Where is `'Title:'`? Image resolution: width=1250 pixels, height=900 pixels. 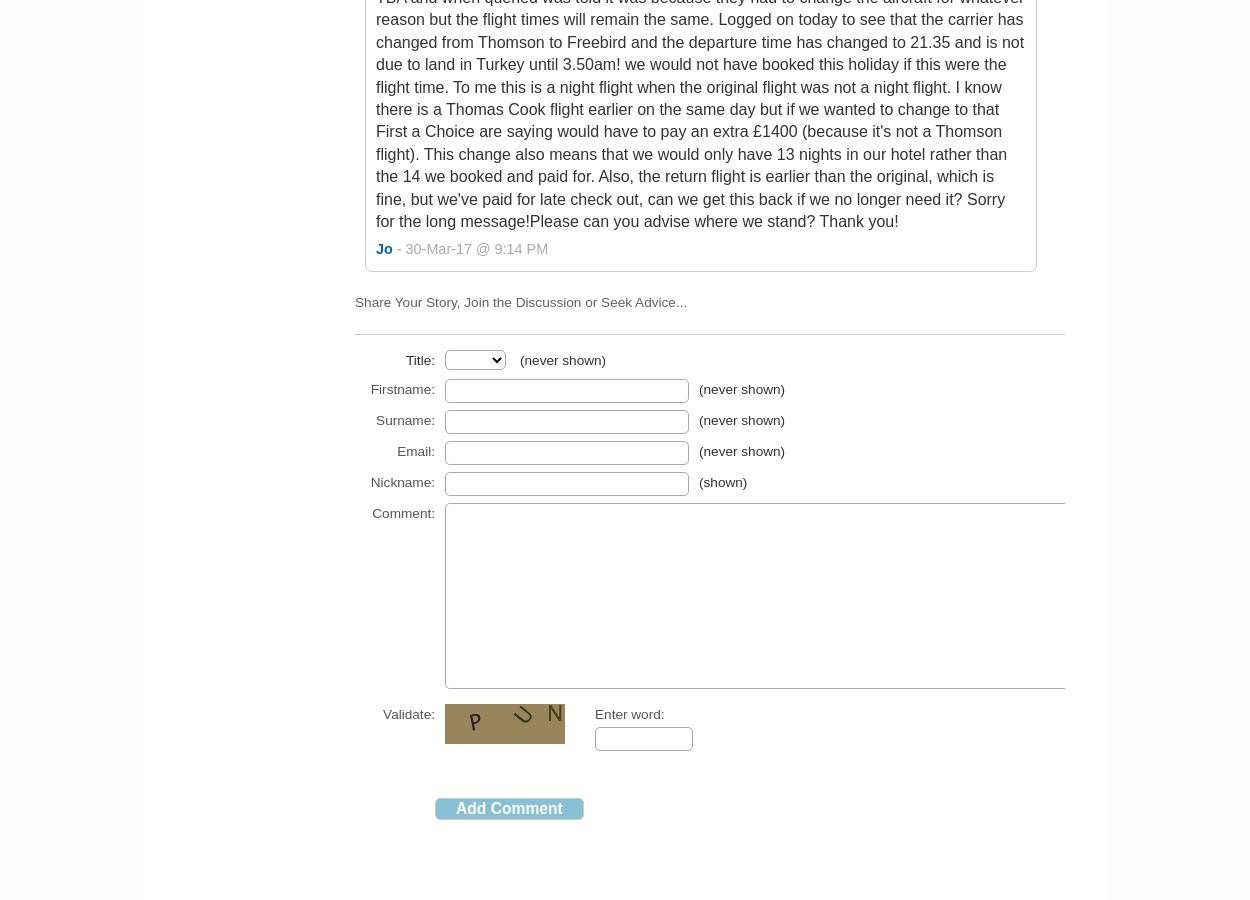
'Title:' is located at coordinates (420, 360).